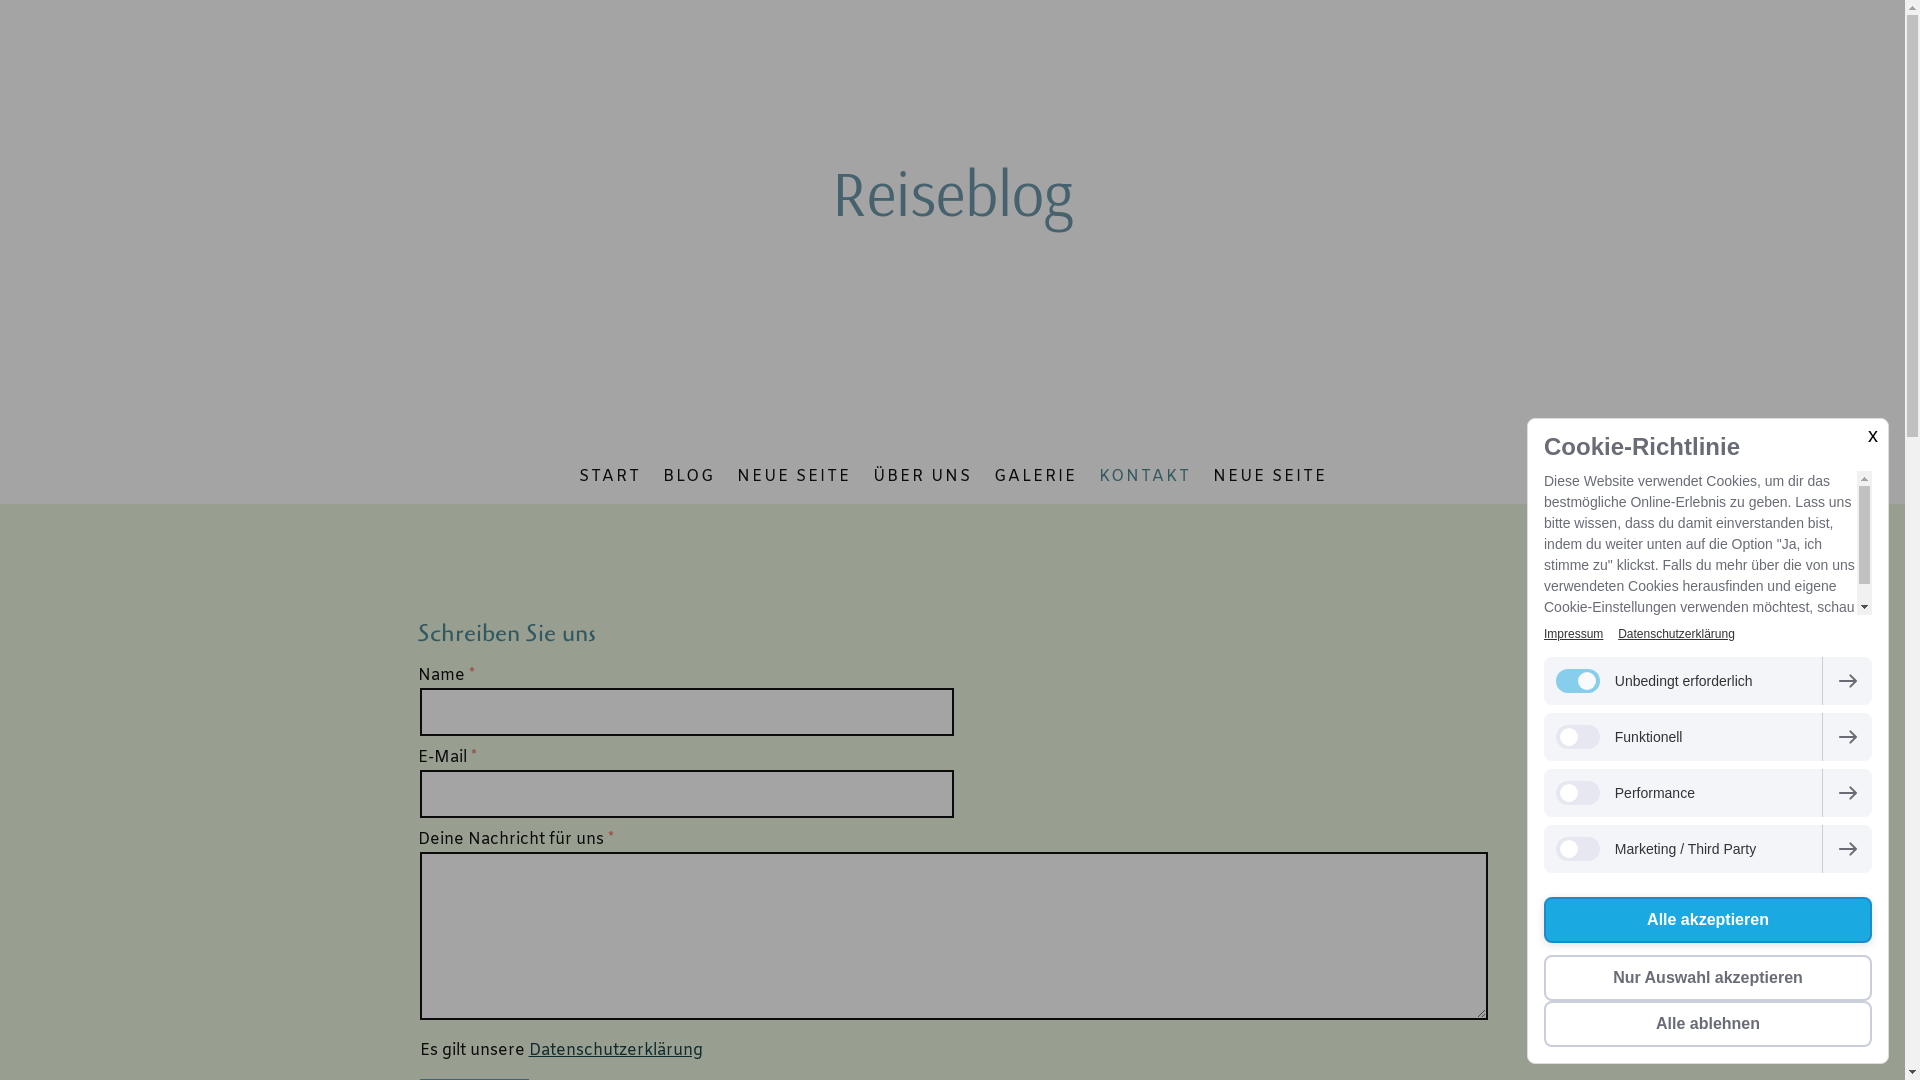  What do you see at coordinates (689, 477) in the screenshot?
I see `'BLOG'` at bounding box center [689, 477].